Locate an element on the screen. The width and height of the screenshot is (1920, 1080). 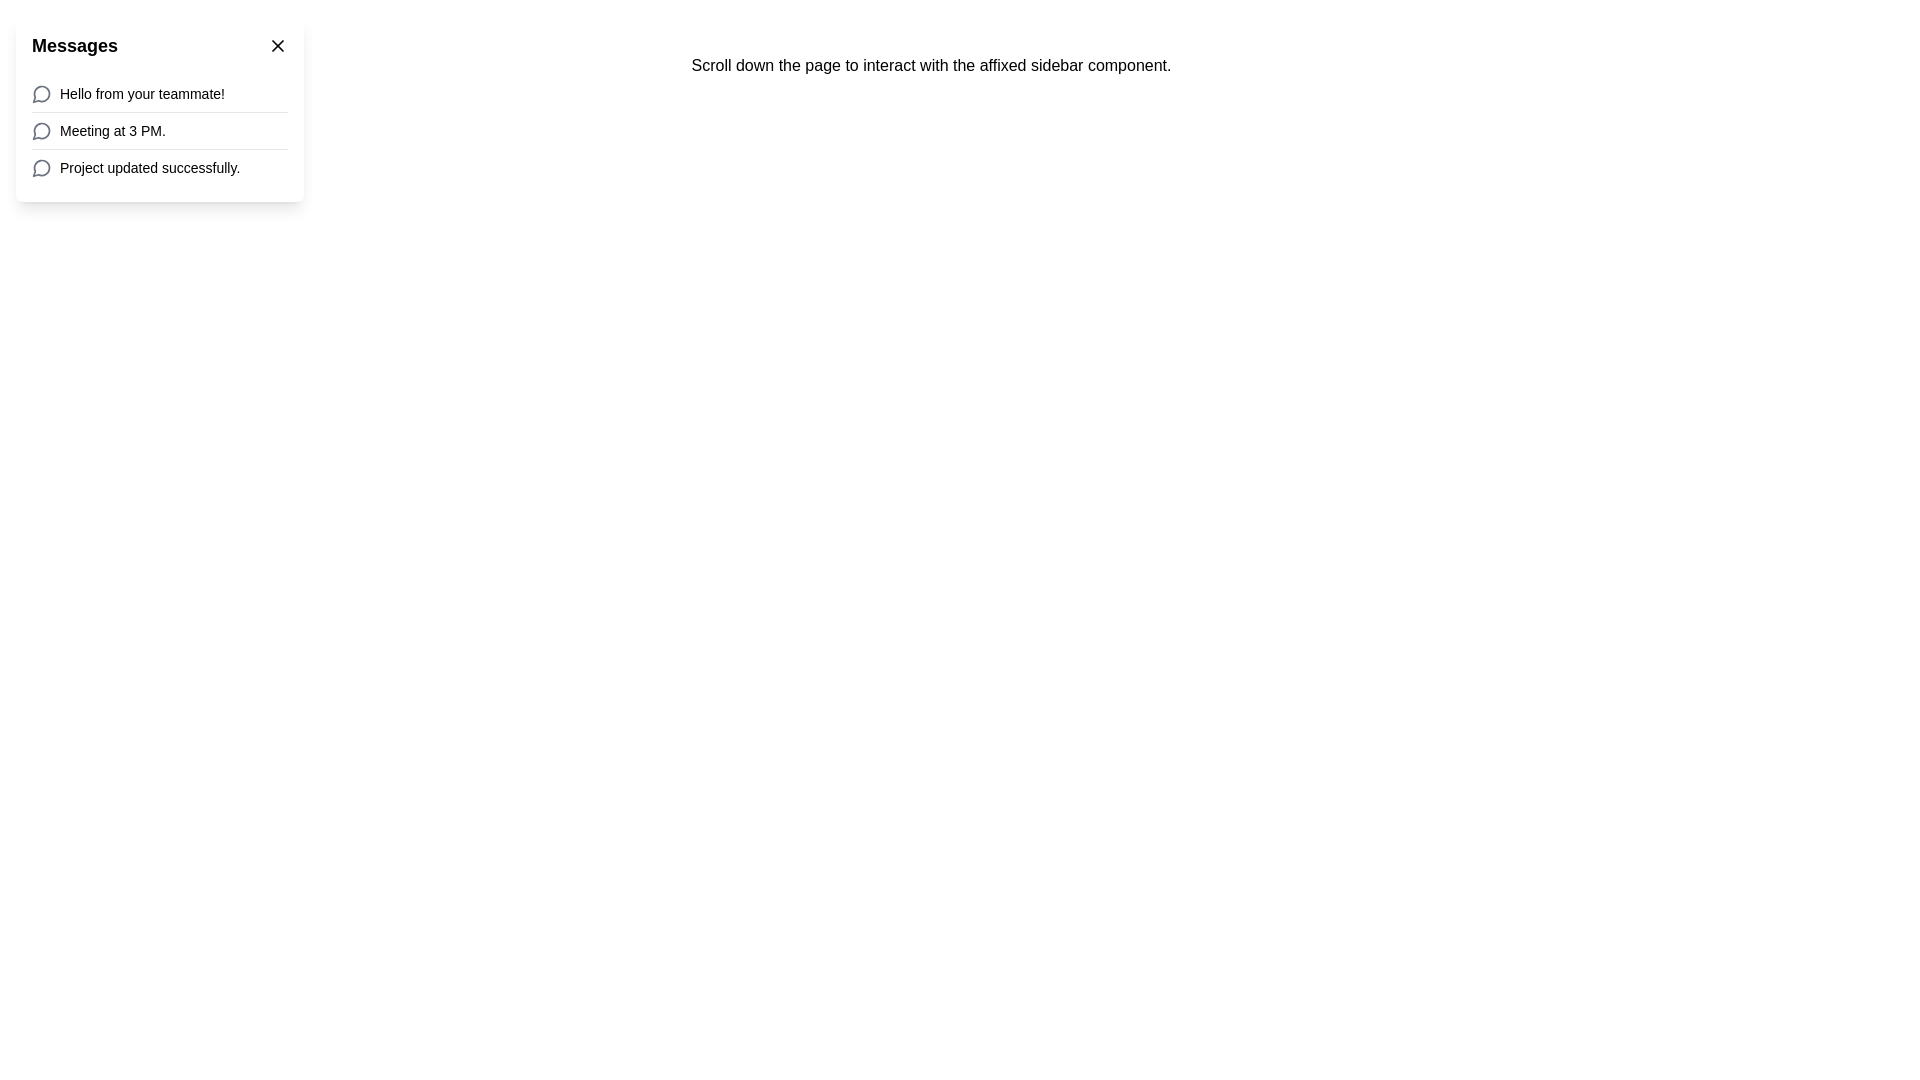
text snippet labeled 'Meeting at 3 PM.' which is the second item in the message list located in the sidebar is located at coordinates (111, 131).